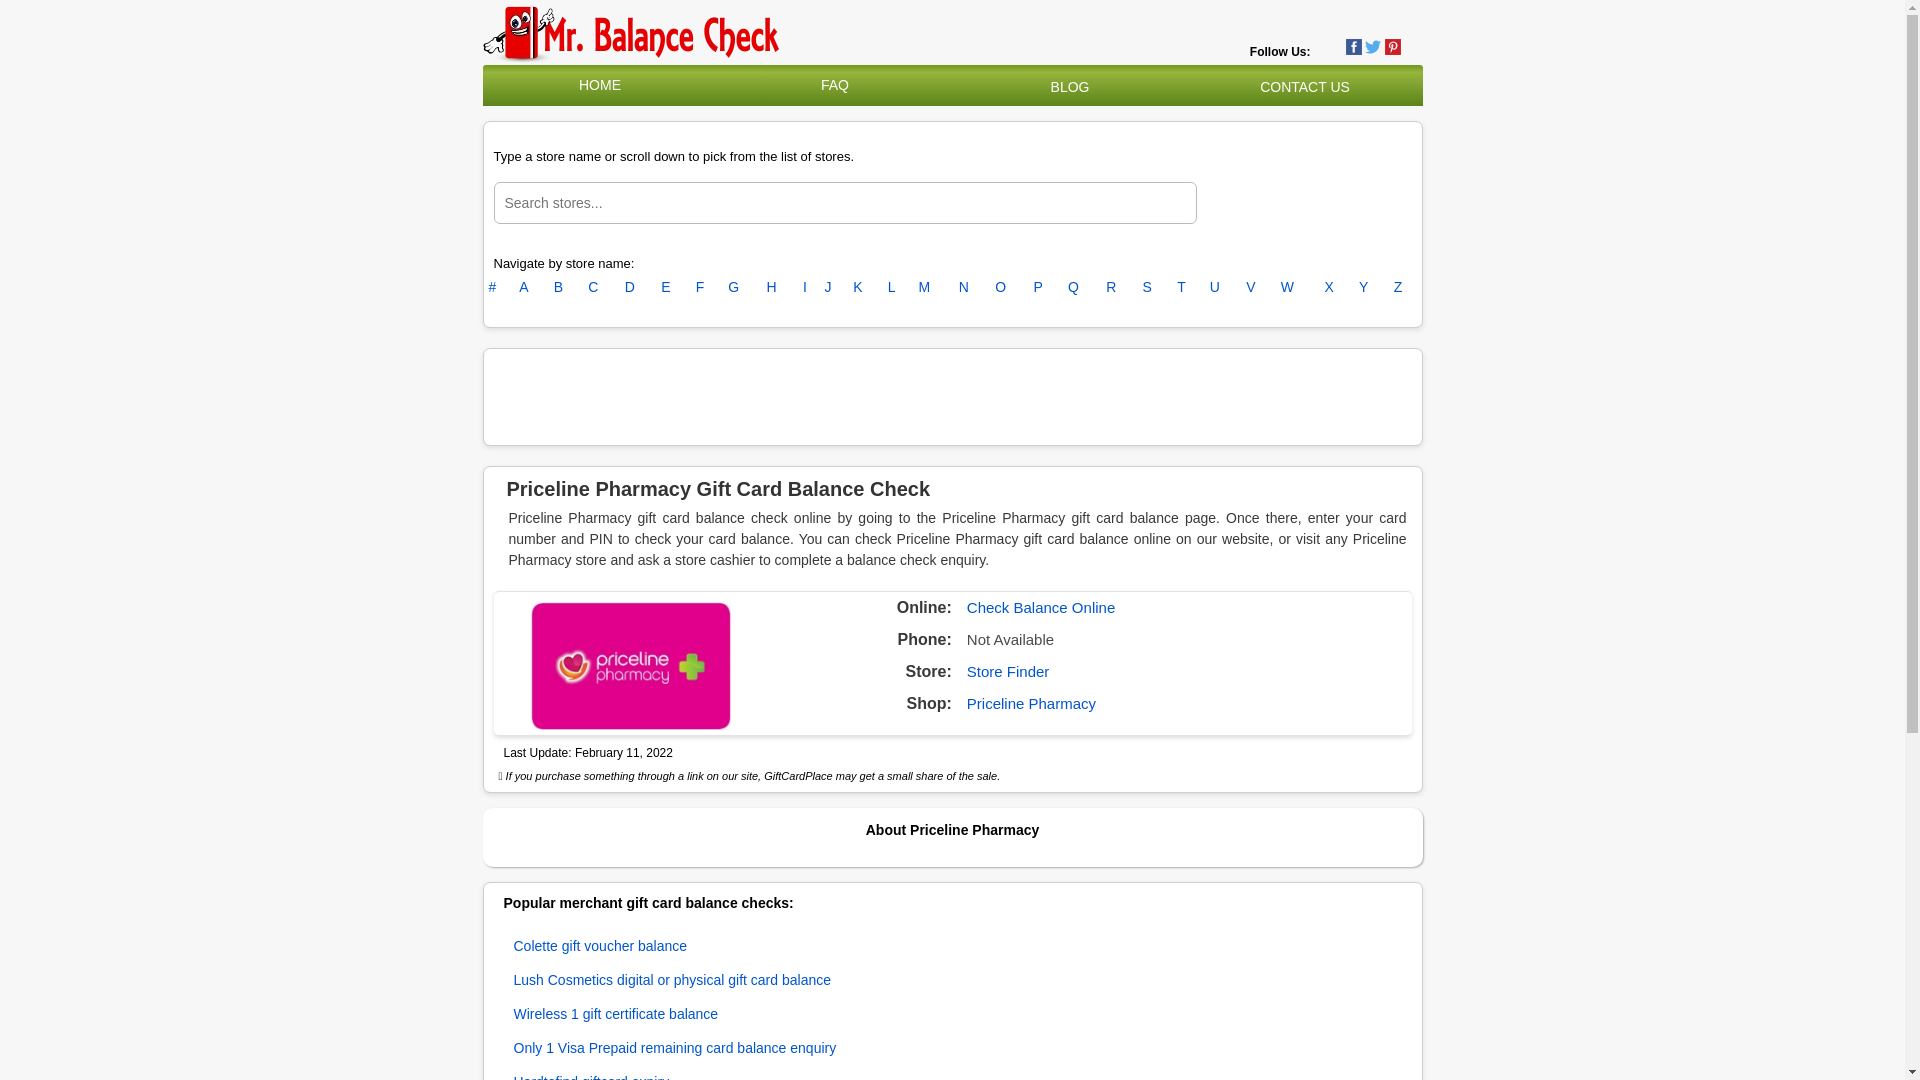  I want to click on 'Y', so click(1362, 286).